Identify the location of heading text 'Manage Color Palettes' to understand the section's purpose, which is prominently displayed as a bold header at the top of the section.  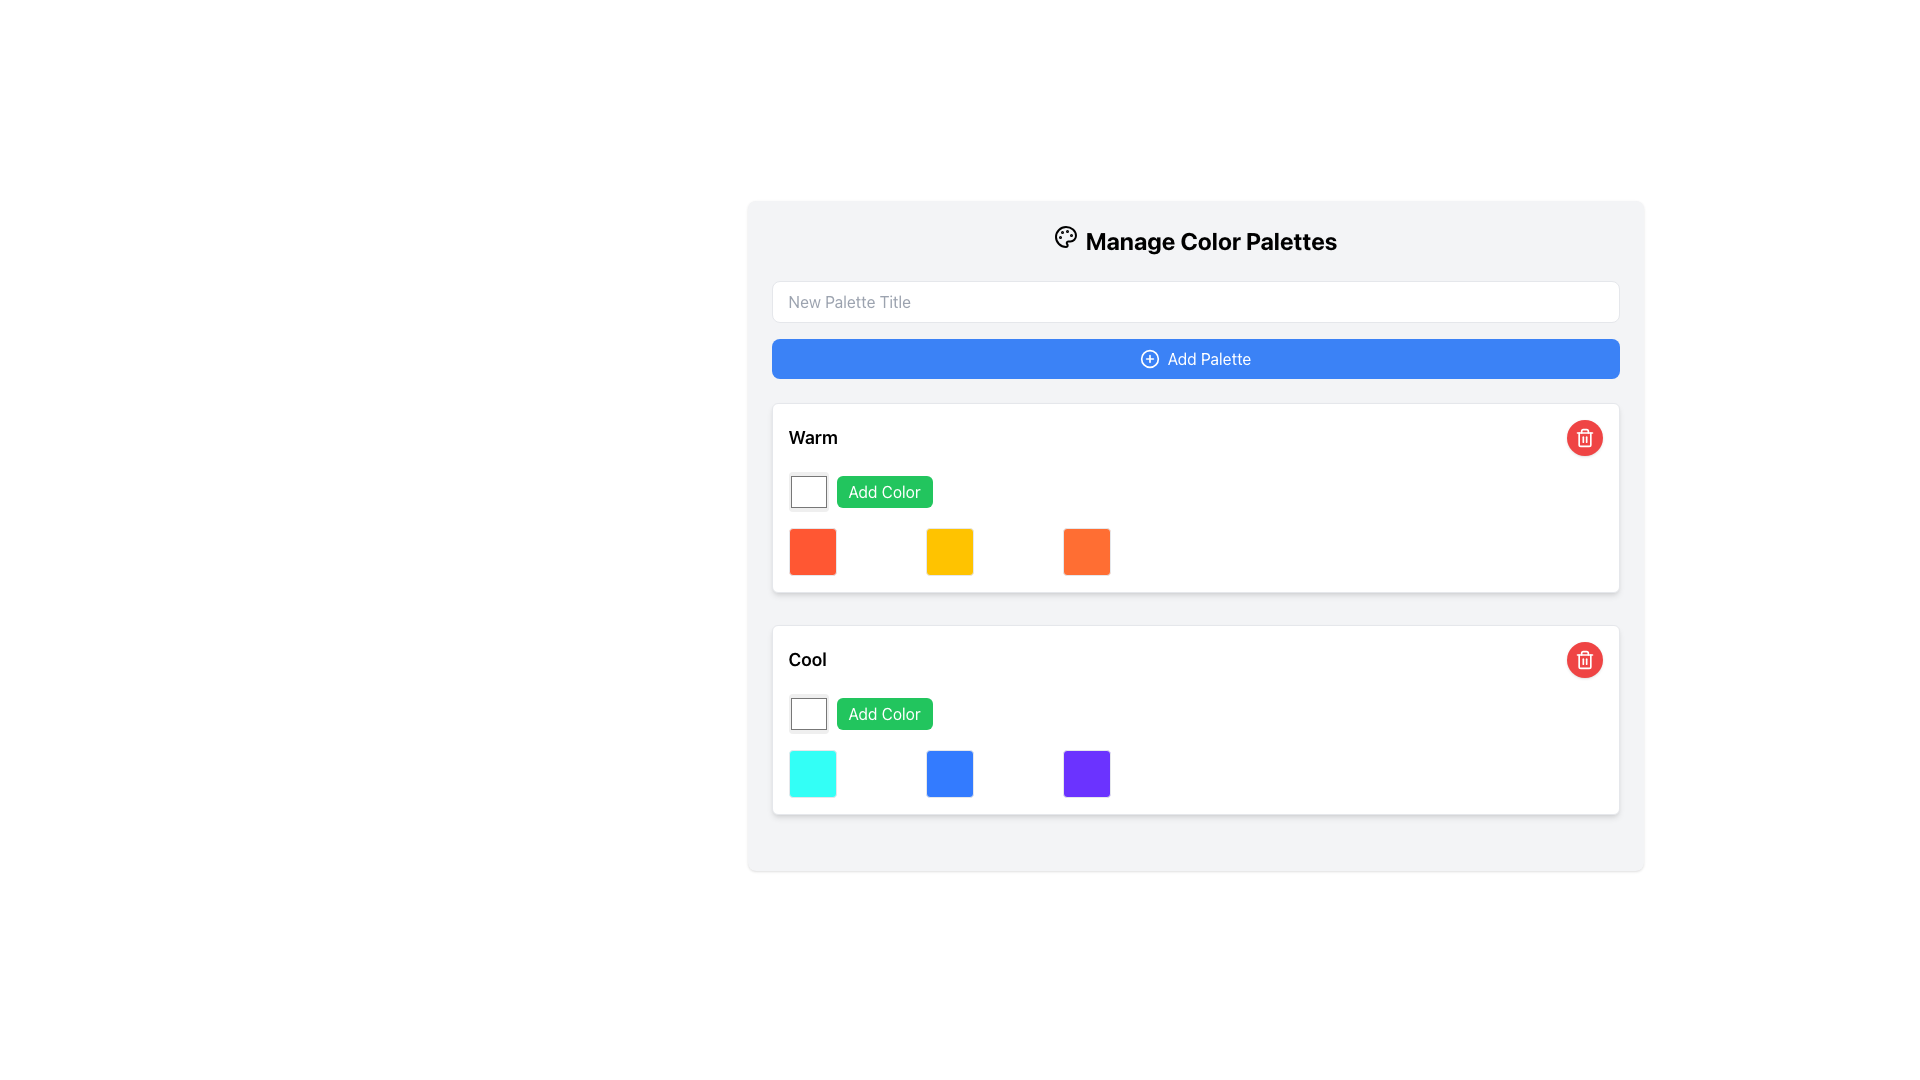
(1195, 239).